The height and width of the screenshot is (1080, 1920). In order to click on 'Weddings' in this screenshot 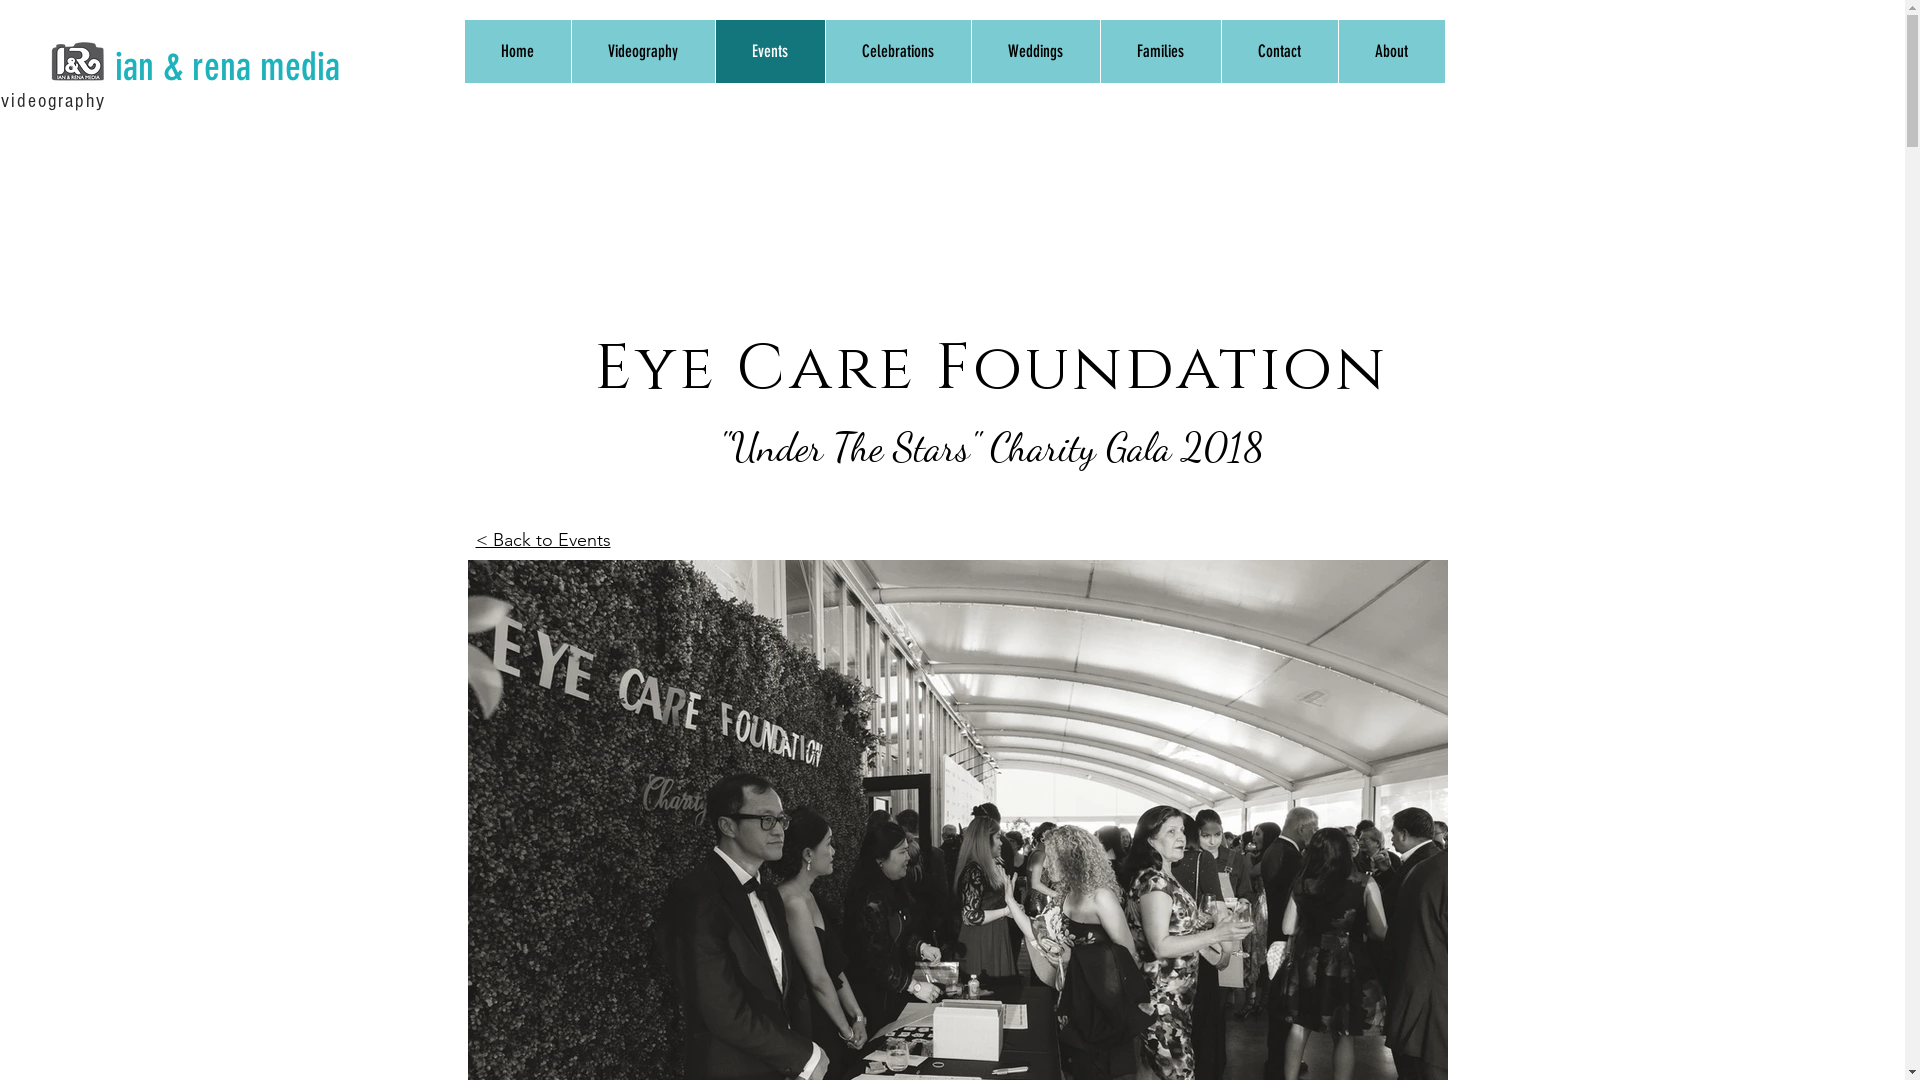, I will do `click(1034, 50)`.